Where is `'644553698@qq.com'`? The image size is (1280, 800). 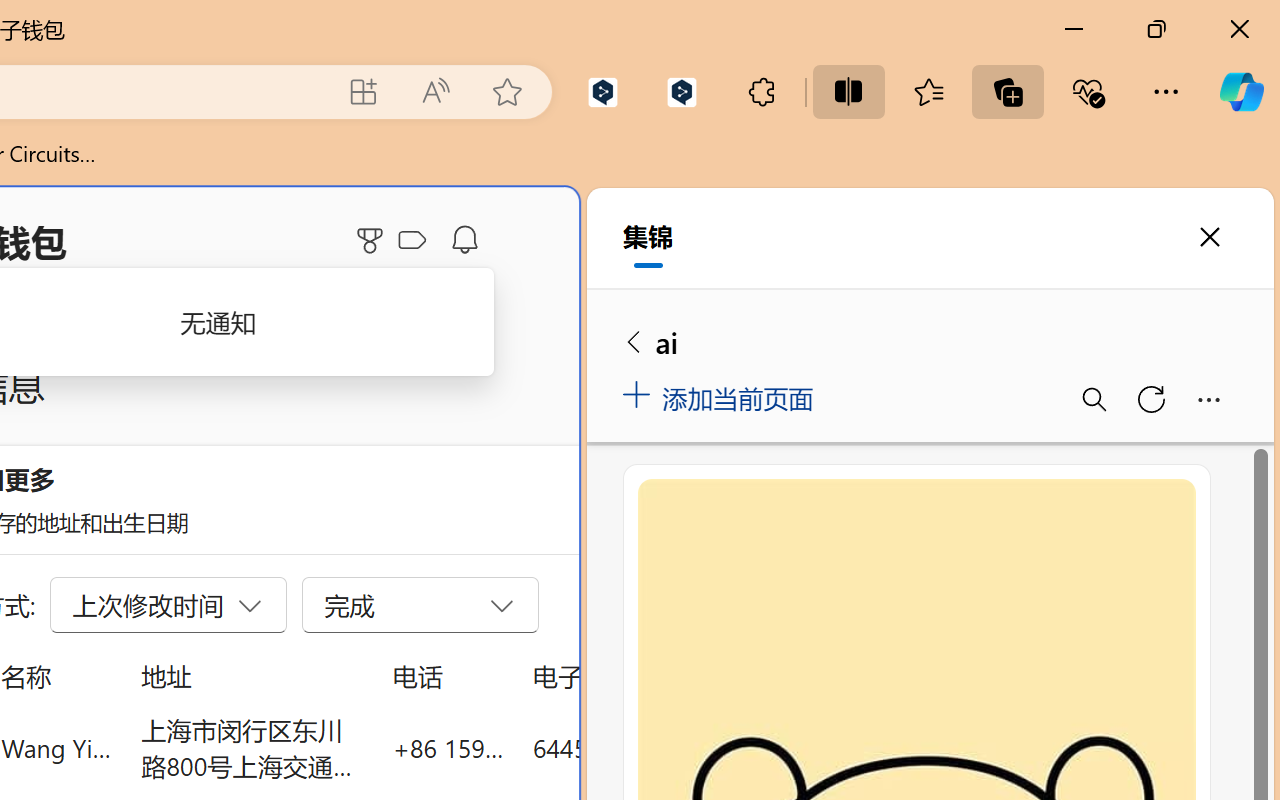
'644553698@qq.com' is located at coordinates (644, 747).